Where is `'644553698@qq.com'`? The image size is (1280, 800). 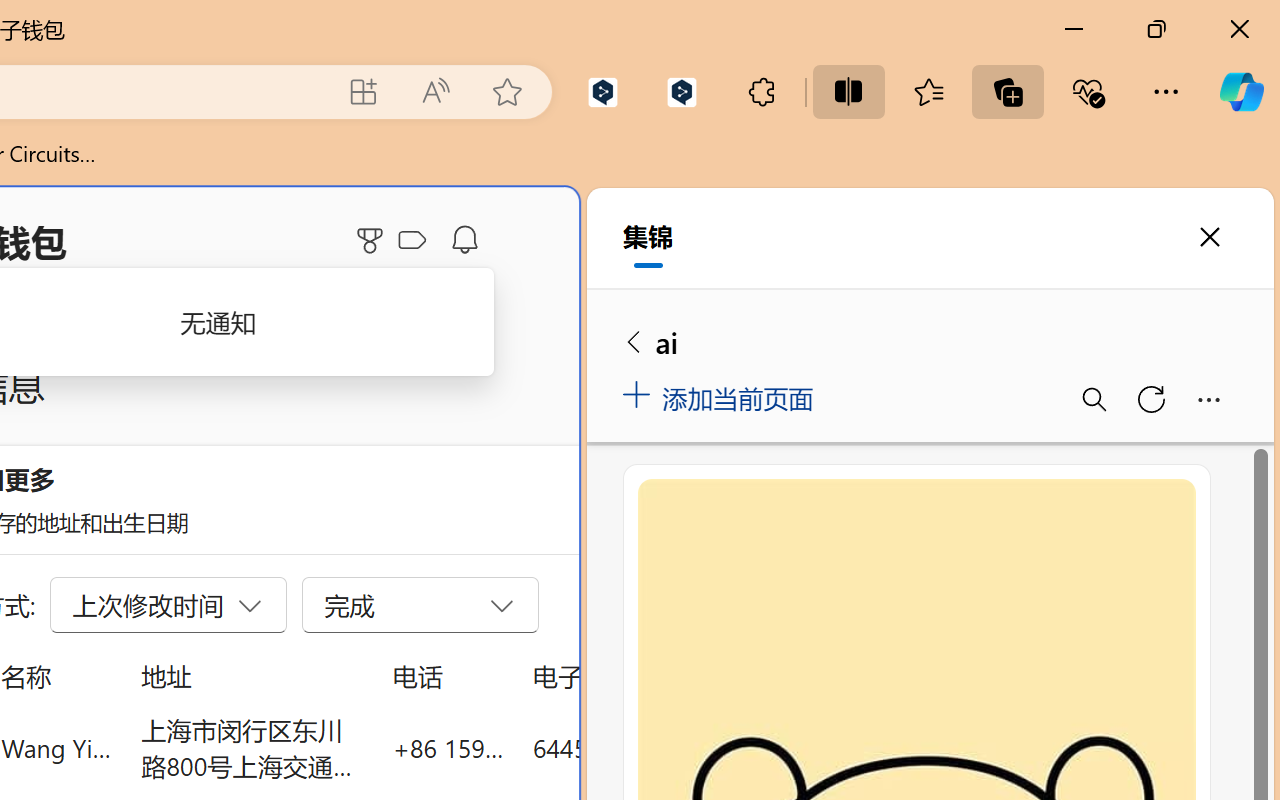
'644553698@qq.com' is located at coordinates (644, 747).